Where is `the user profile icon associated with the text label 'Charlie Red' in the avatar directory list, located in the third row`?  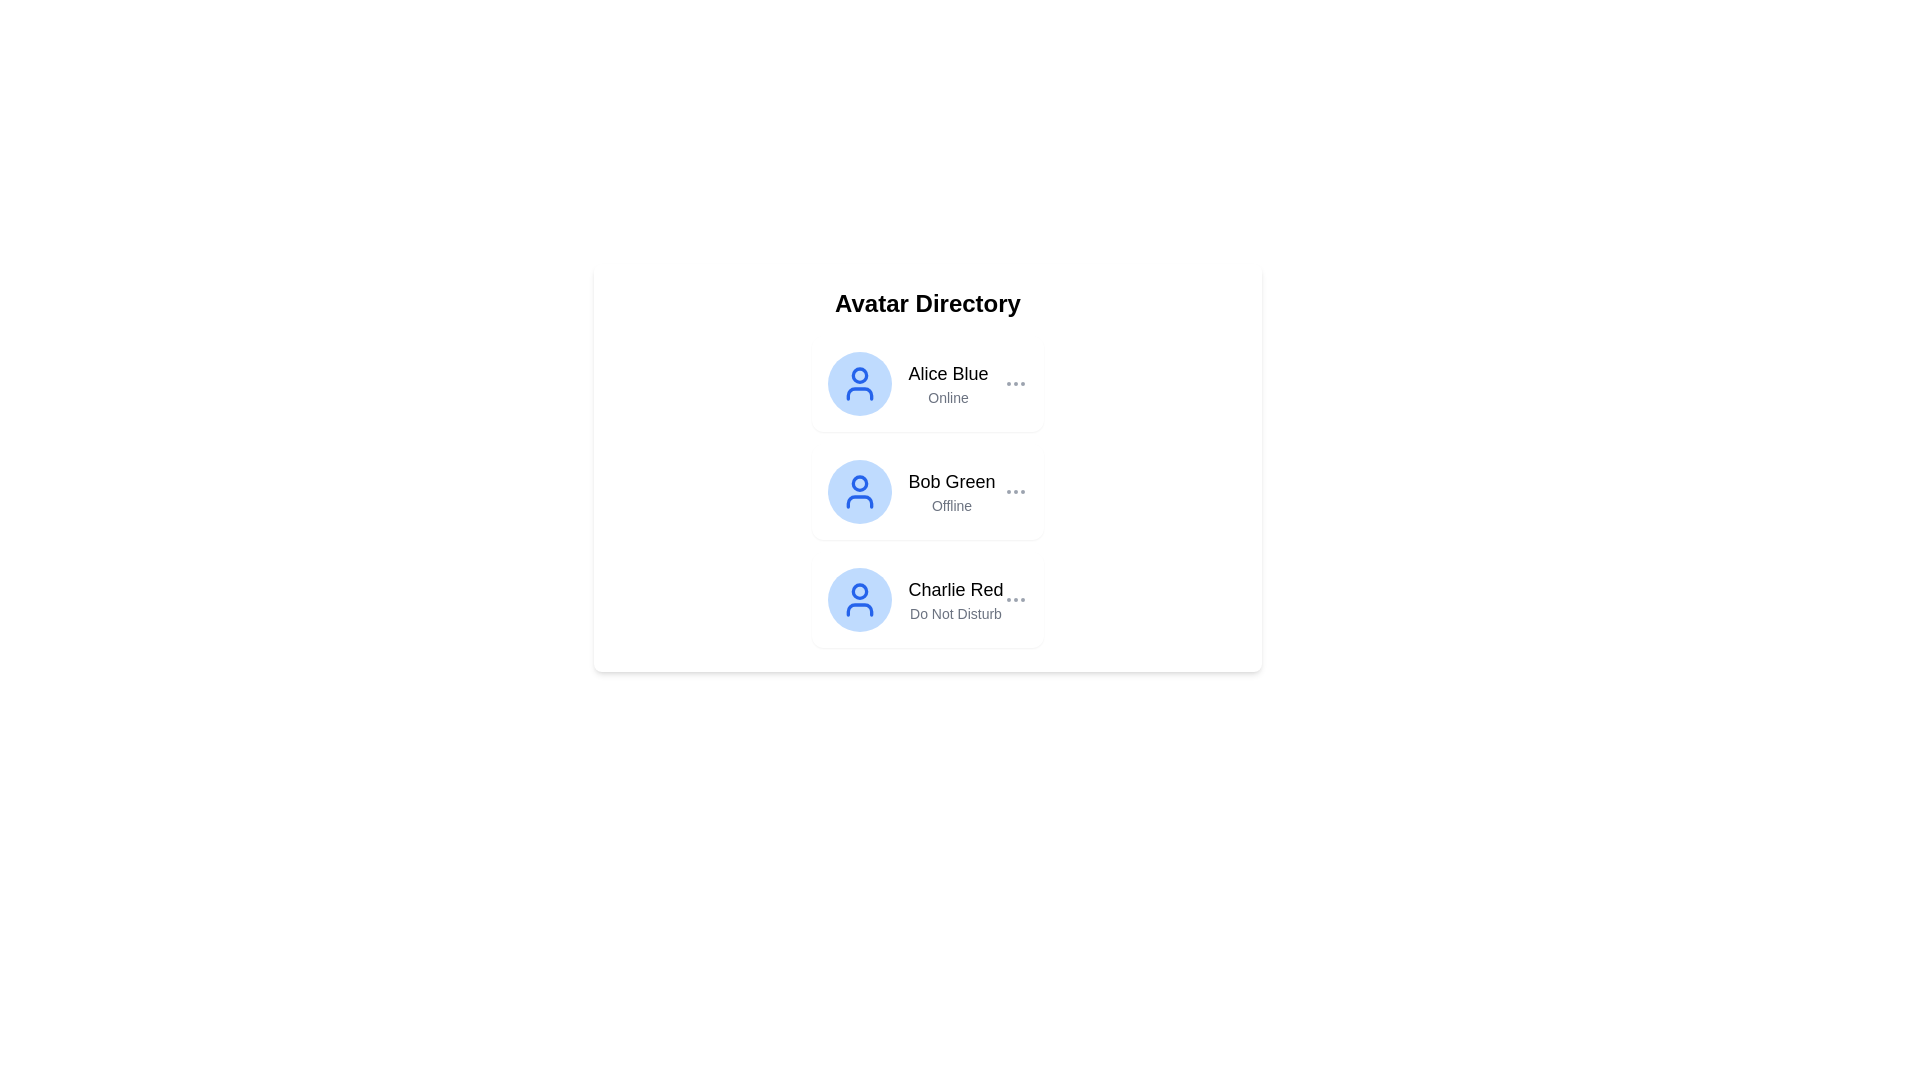
the user profile icon associated with the text label 'Charlie Red' in the avatar directory list, located in the third row is located at coordinates (860, 599).